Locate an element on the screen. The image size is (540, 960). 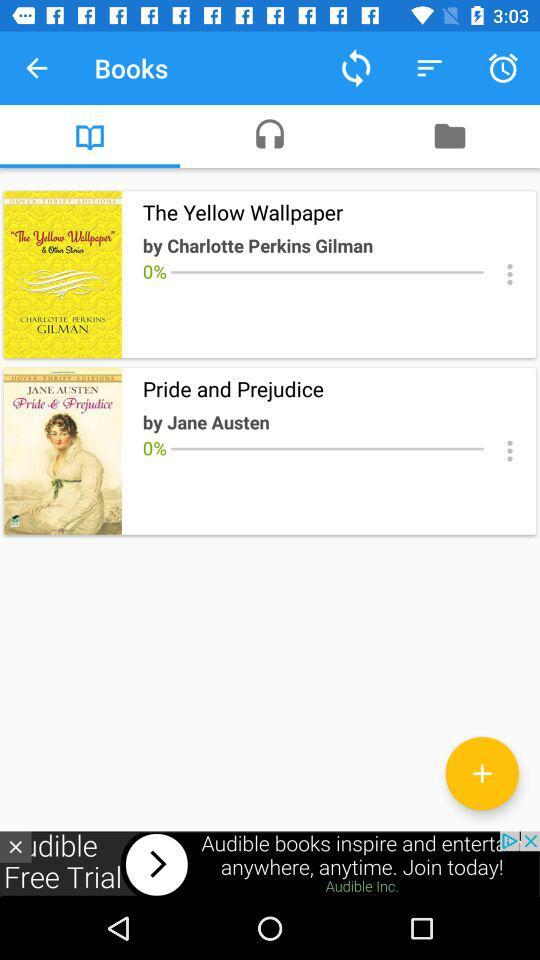
a book is located at coordinates (481, 772).